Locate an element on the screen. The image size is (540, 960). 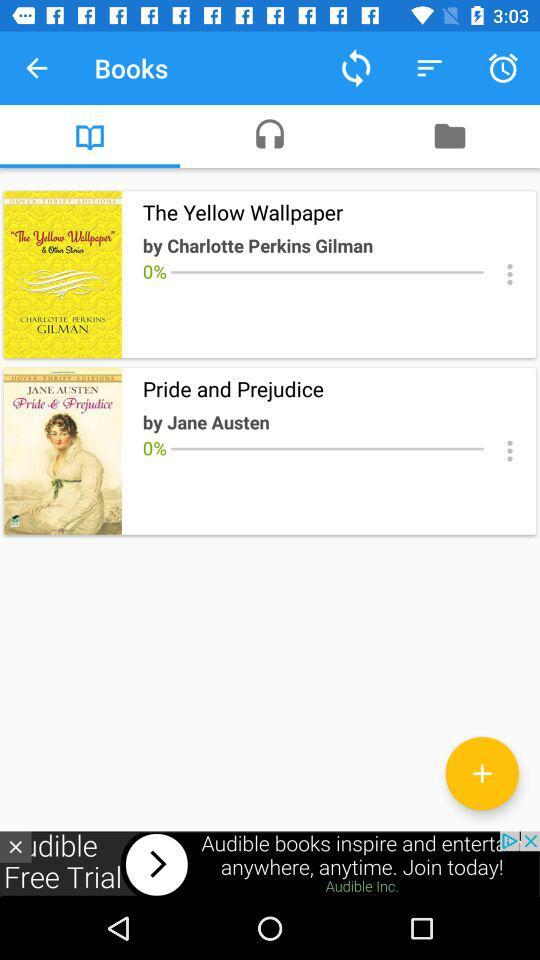
a book is located at coordinates (481, 772).